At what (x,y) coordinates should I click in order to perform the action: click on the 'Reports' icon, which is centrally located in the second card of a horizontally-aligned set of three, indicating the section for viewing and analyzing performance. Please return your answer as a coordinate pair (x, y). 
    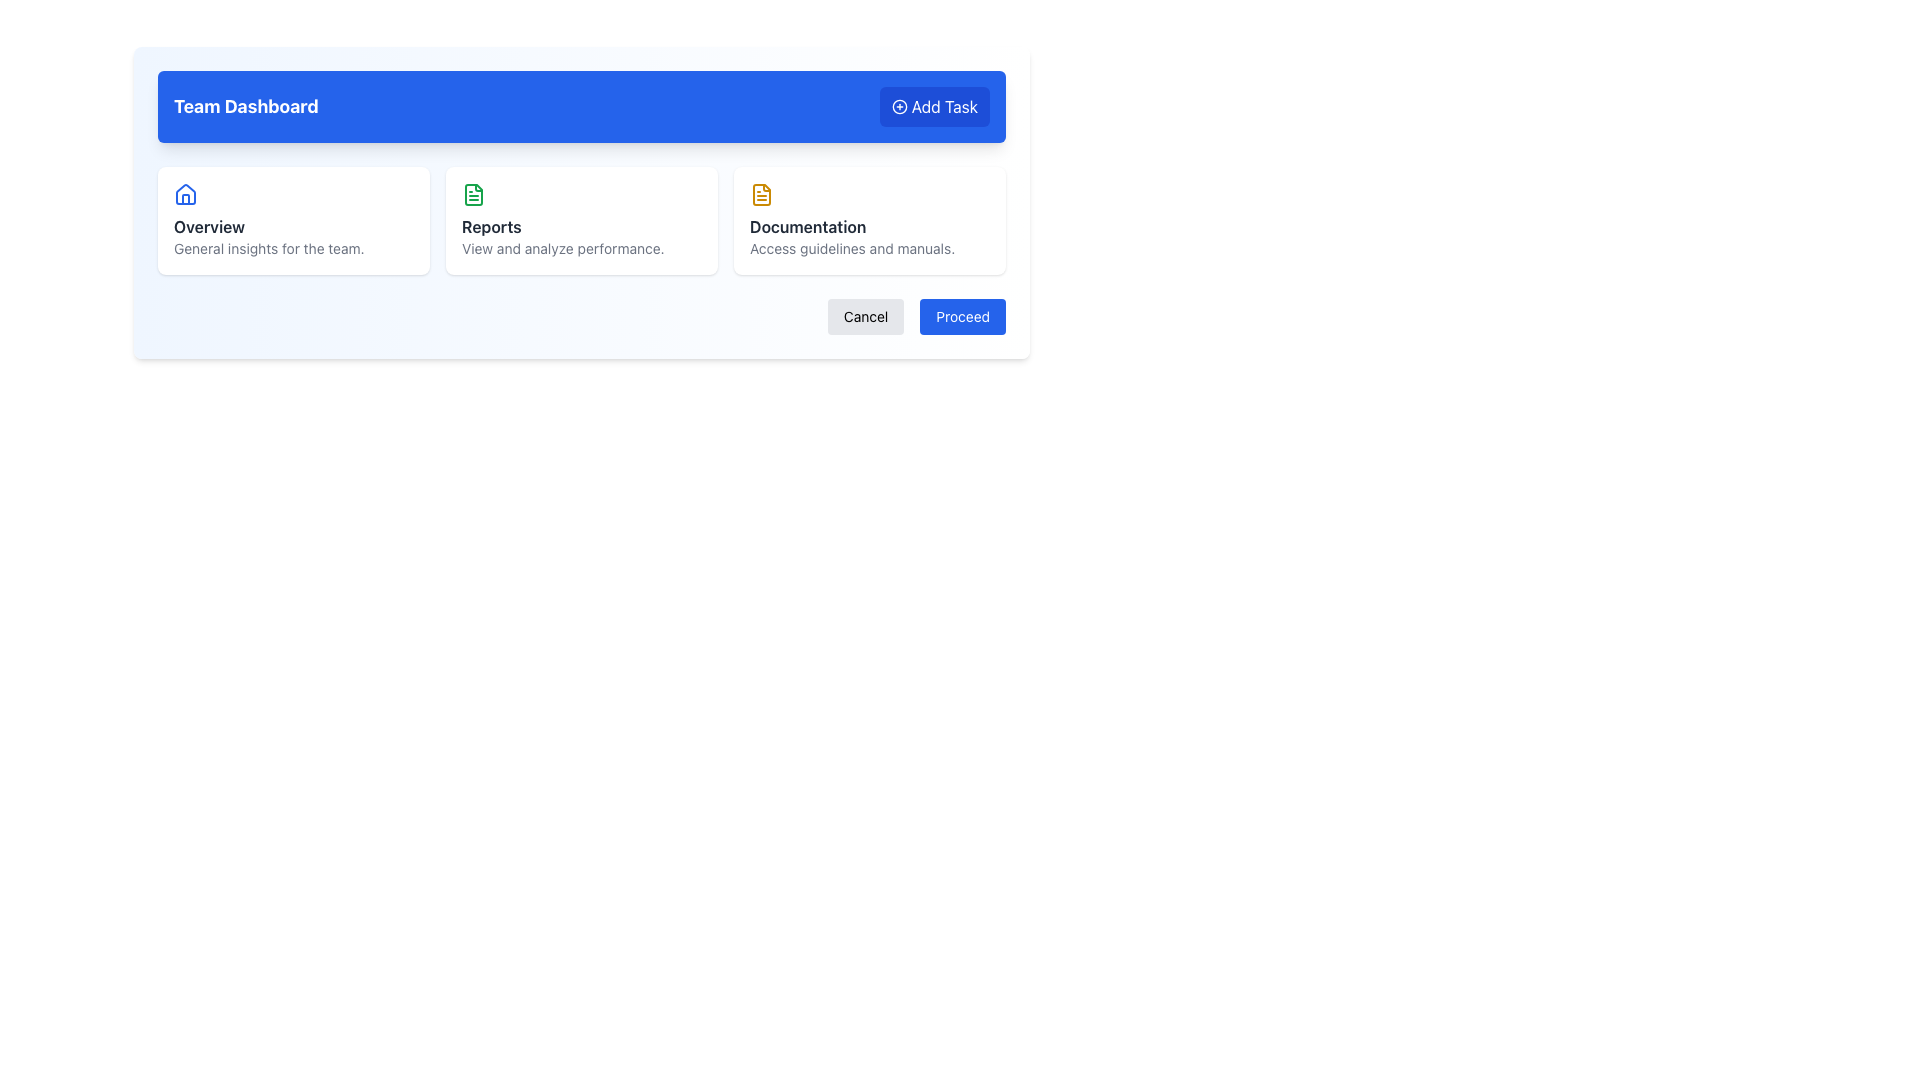
    Looking at the image, I should click on (473, 195).